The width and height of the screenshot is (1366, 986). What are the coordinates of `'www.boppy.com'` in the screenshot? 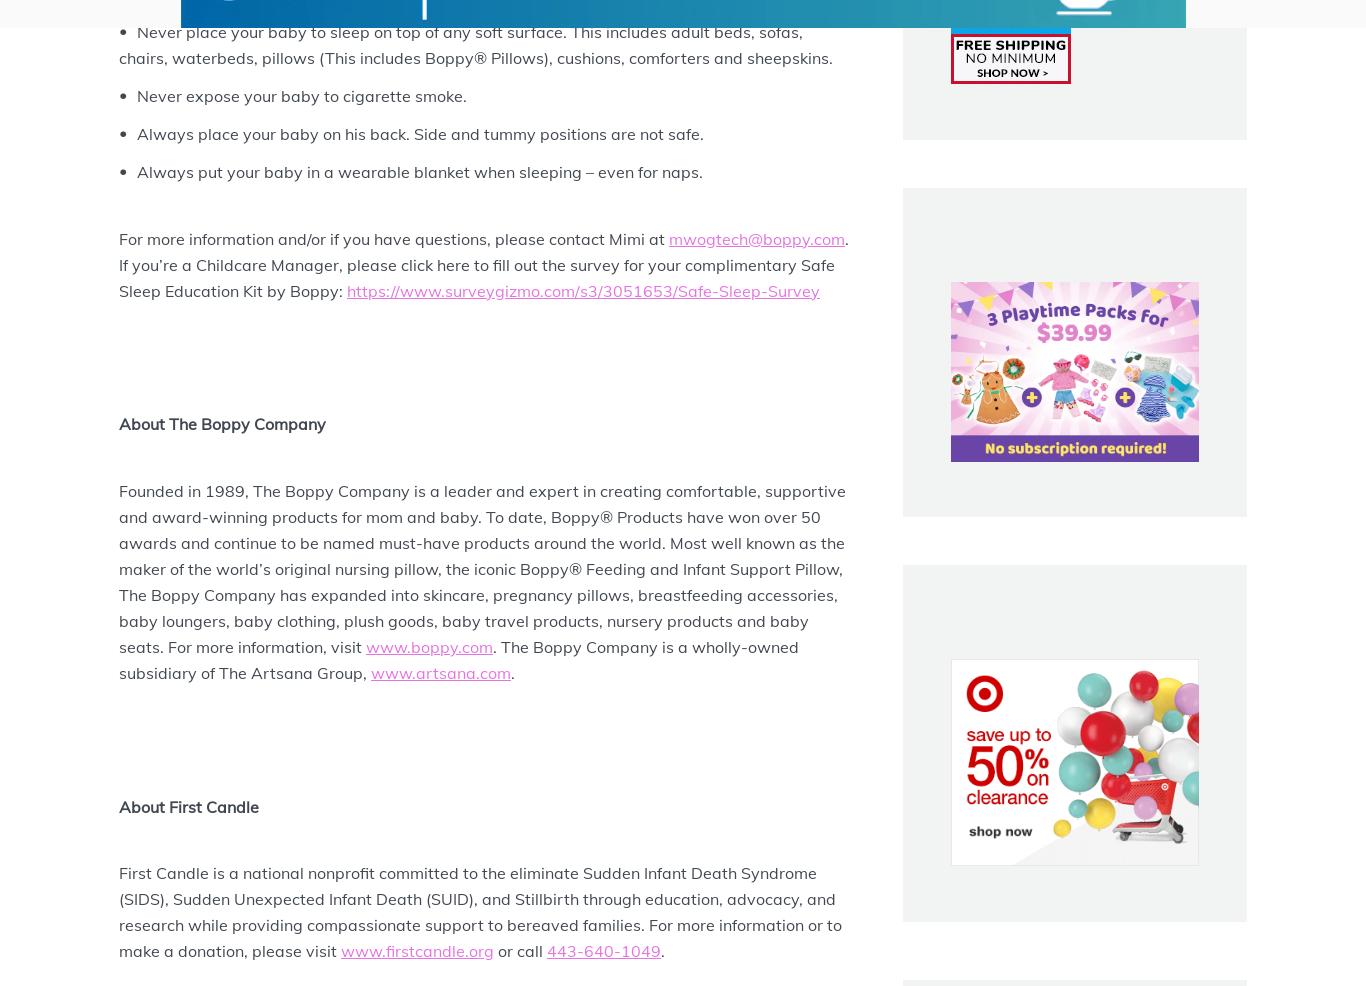 It's located at (428, 647).